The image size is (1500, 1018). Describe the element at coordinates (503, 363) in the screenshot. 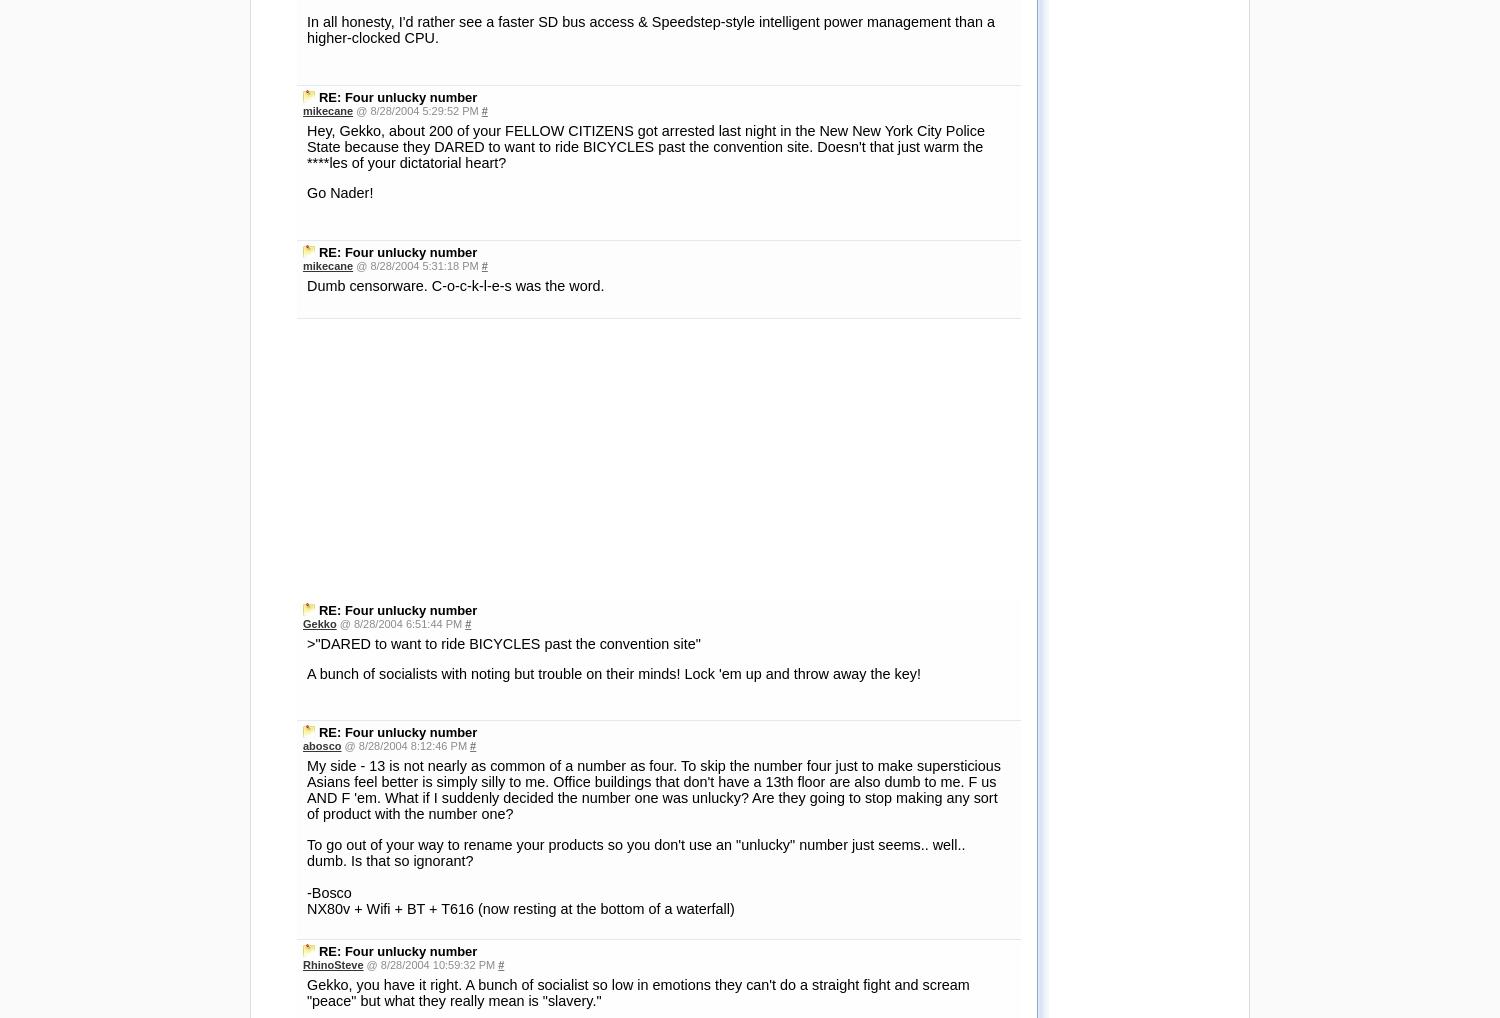

I see `'>"DARED to want to ride BICYCLES past the convention site"'` at that location.